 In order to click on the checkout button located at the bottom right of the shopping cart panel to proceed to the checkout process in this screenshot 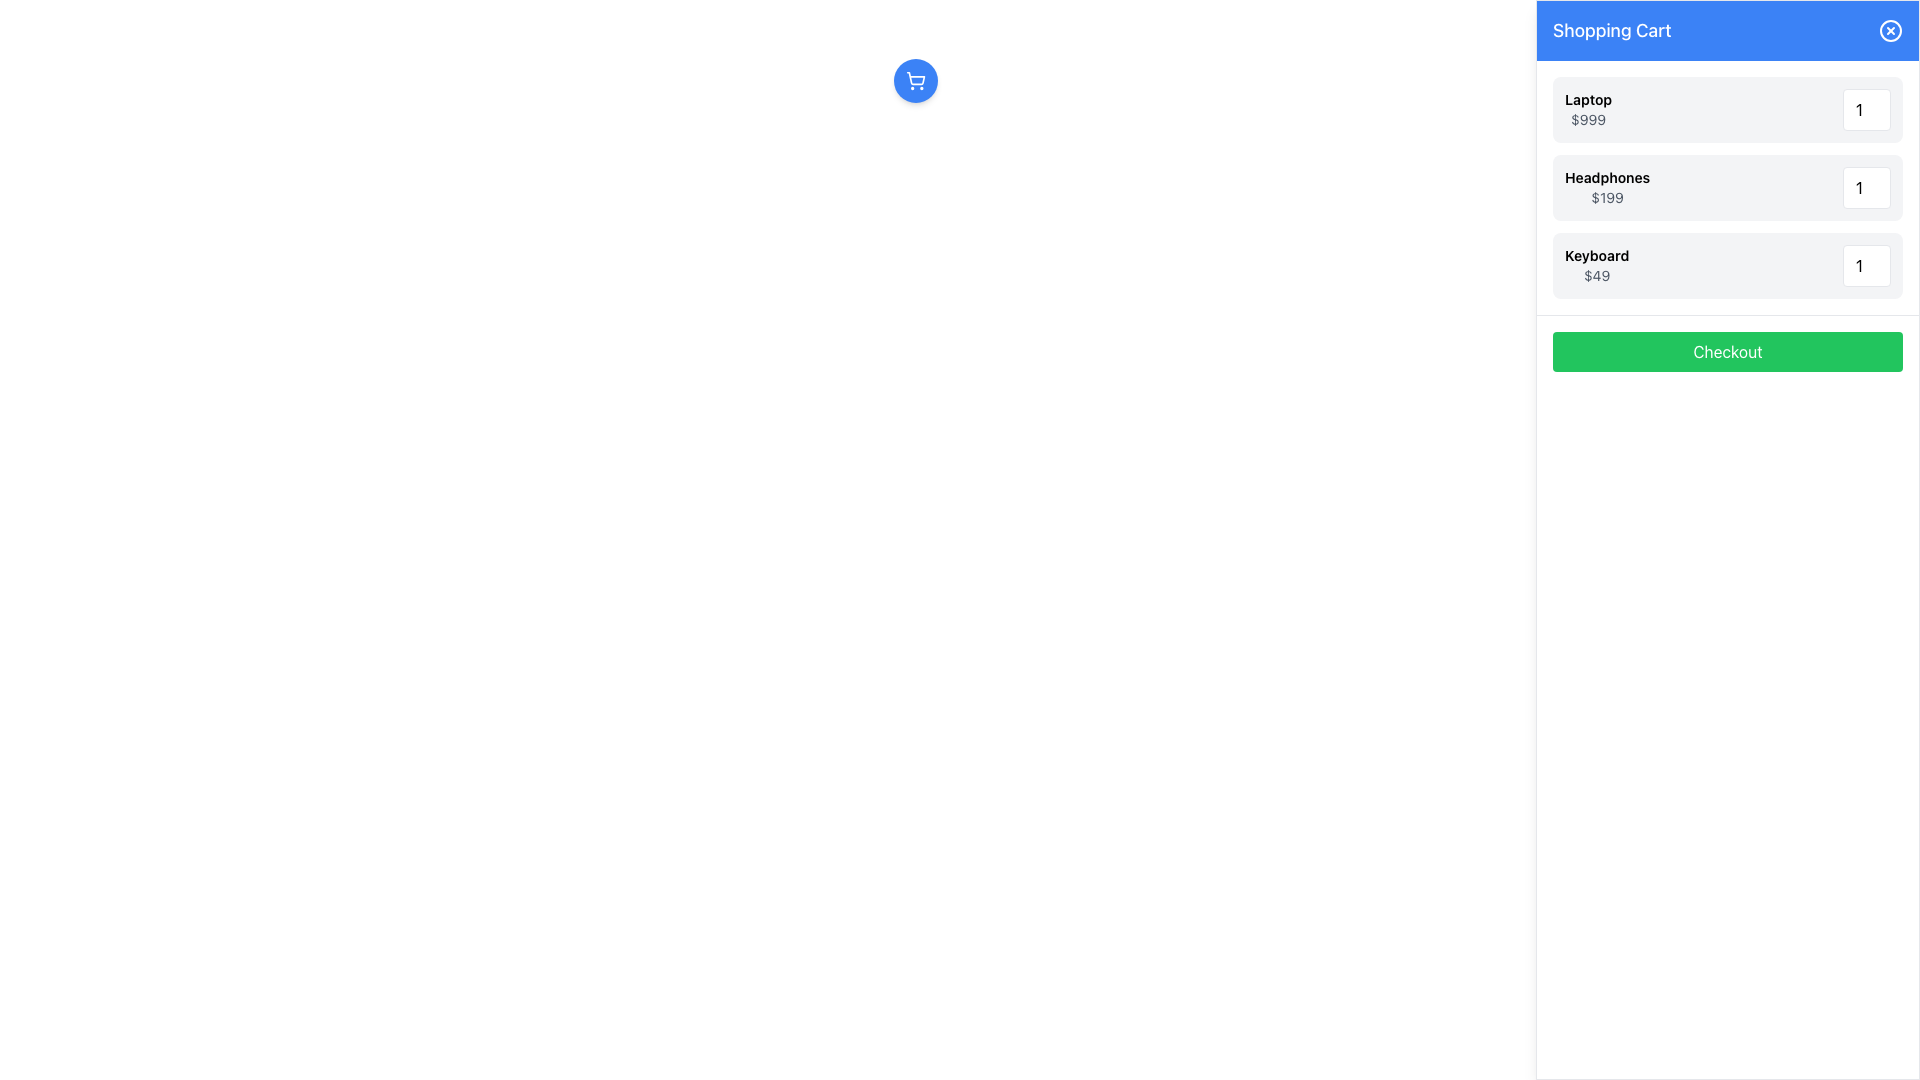, I will do `click(1727, 350)`.